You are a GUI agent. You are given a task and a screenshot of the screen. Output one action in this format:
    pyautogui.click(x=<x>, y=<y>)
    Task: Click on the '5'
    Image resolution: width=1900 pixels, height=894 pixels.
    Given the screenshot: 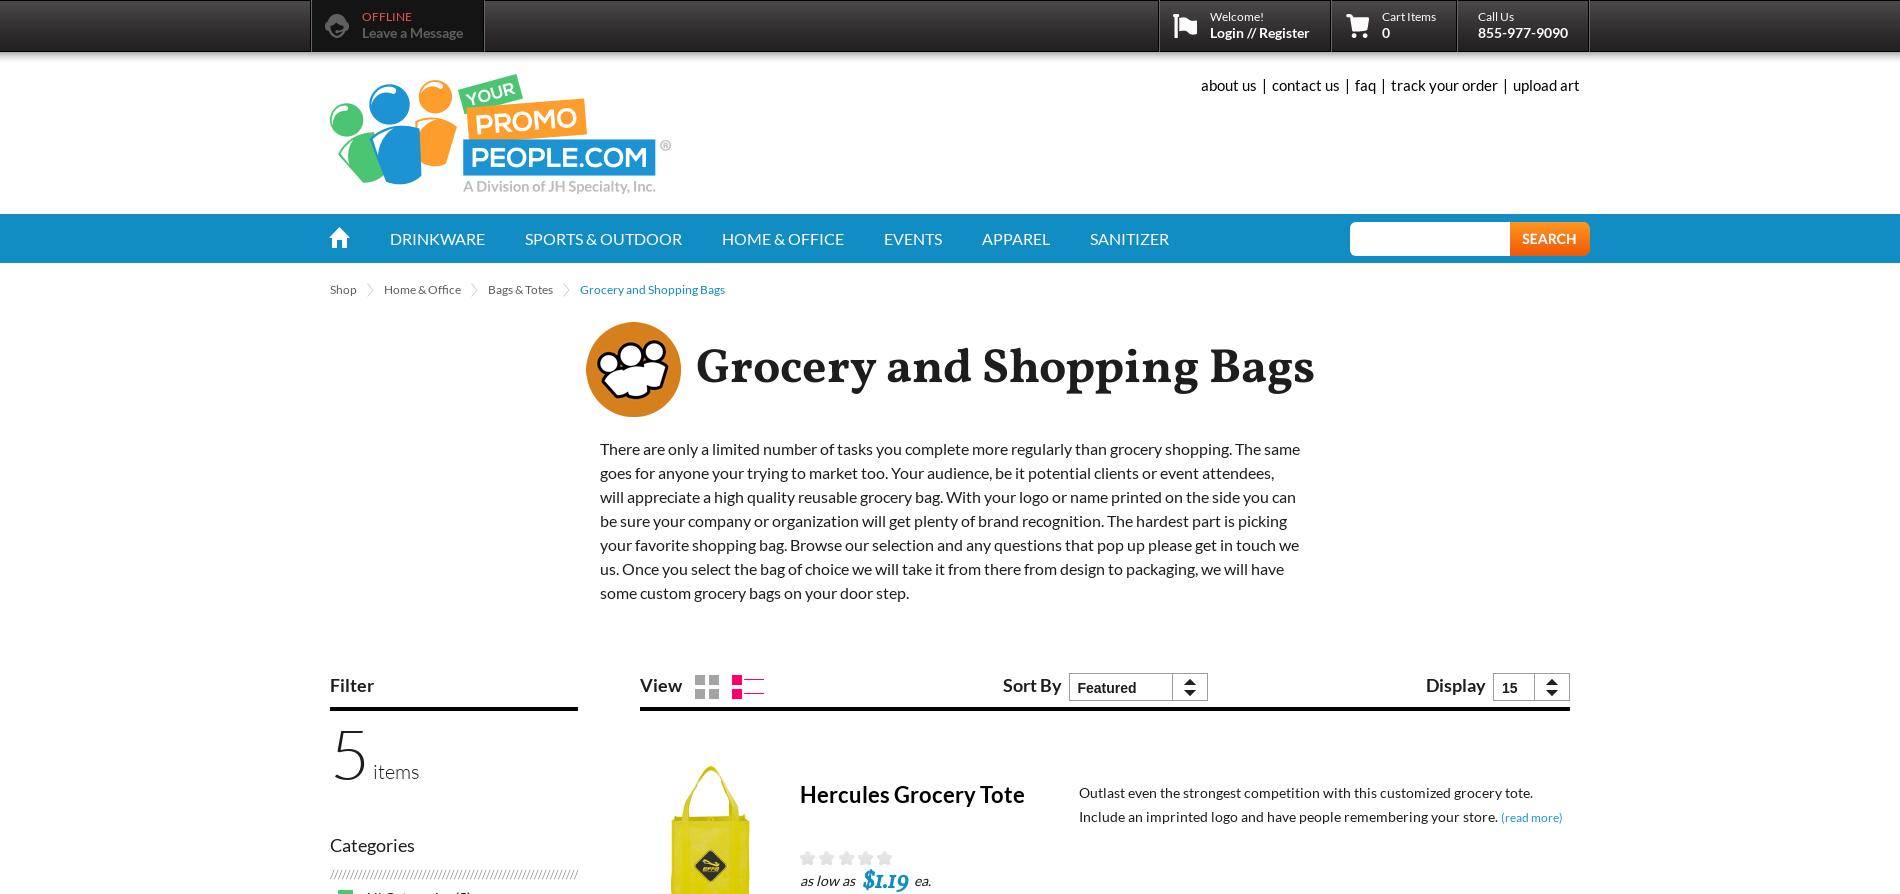 What is the action you would take?
    pyautogui.click(x=348, y=751)
    